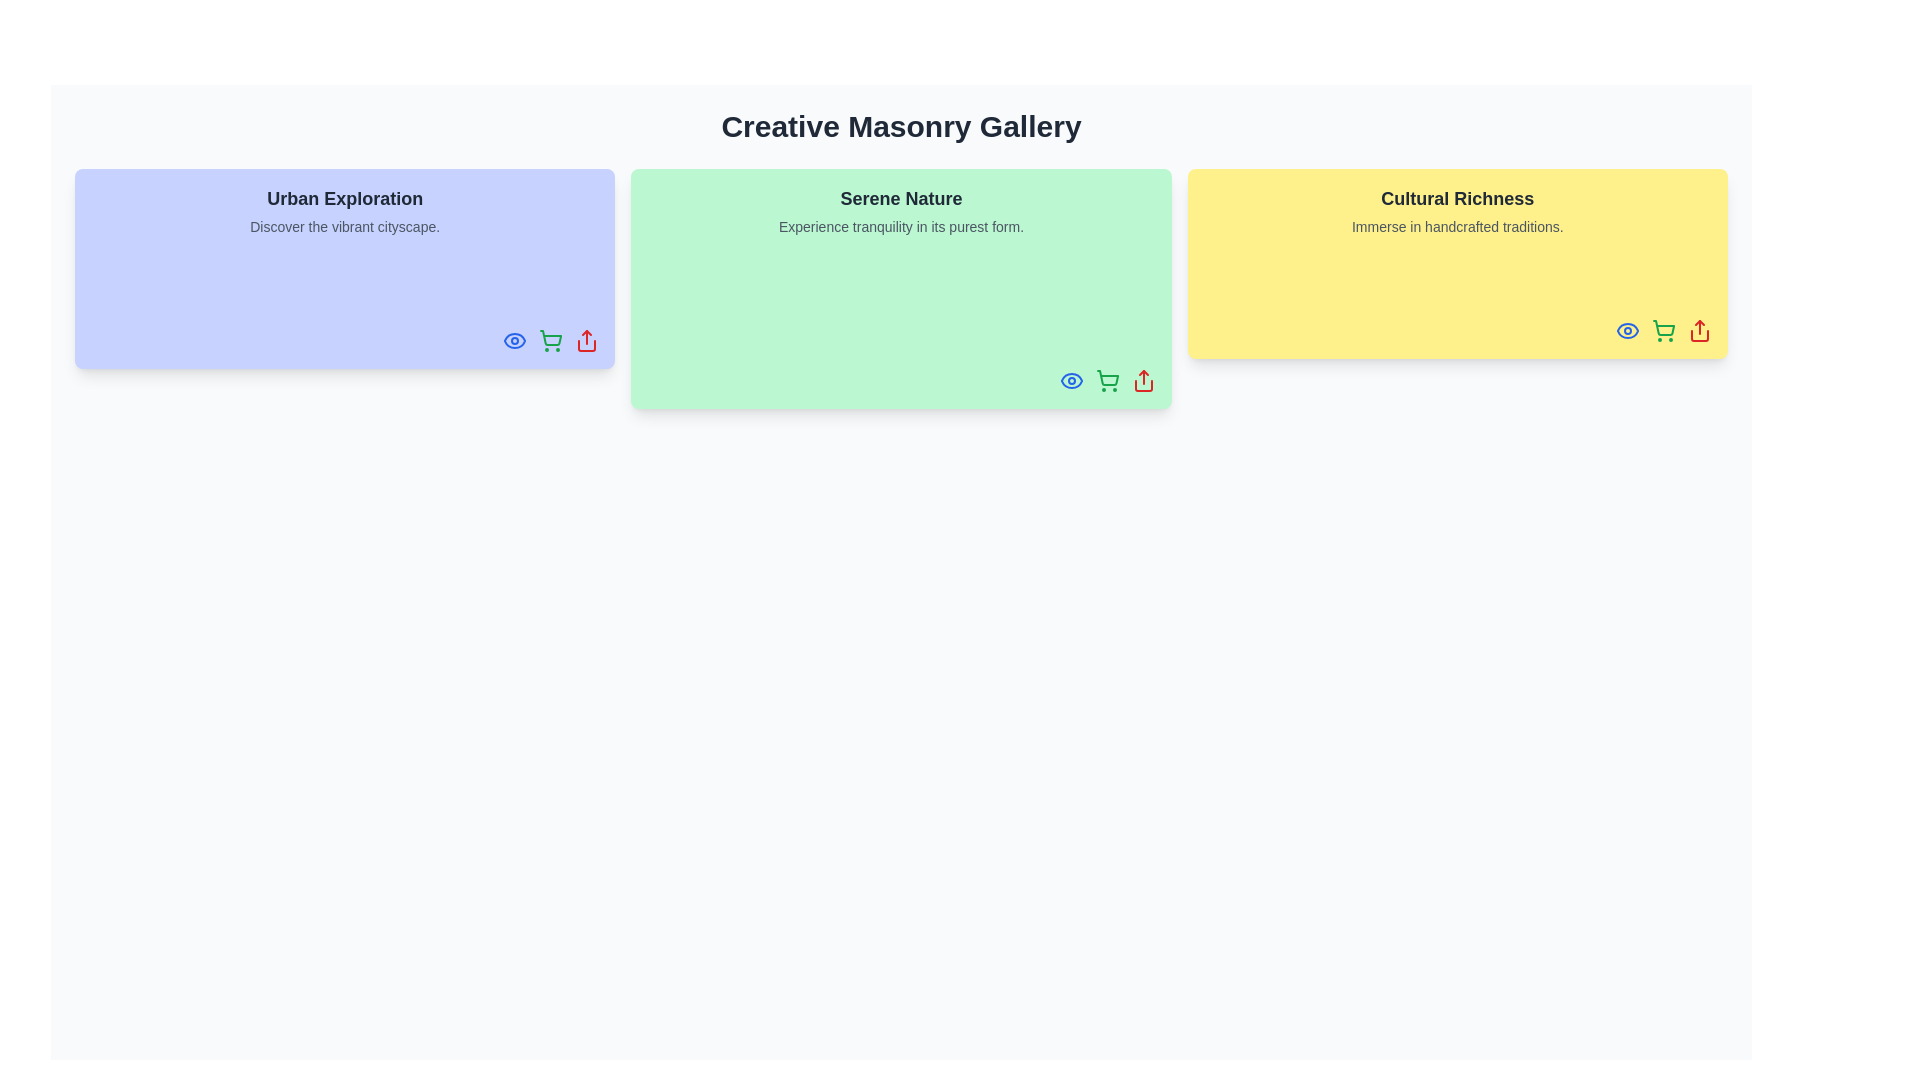 The width and height of the screenshot is (1920, 1080). I want to click on the shopping cart or favorite icon located in the middle of the second card titled 'Serene Nature', which is the second icon in a sequence of three at the bottom-right corner, so click(1106, 381).